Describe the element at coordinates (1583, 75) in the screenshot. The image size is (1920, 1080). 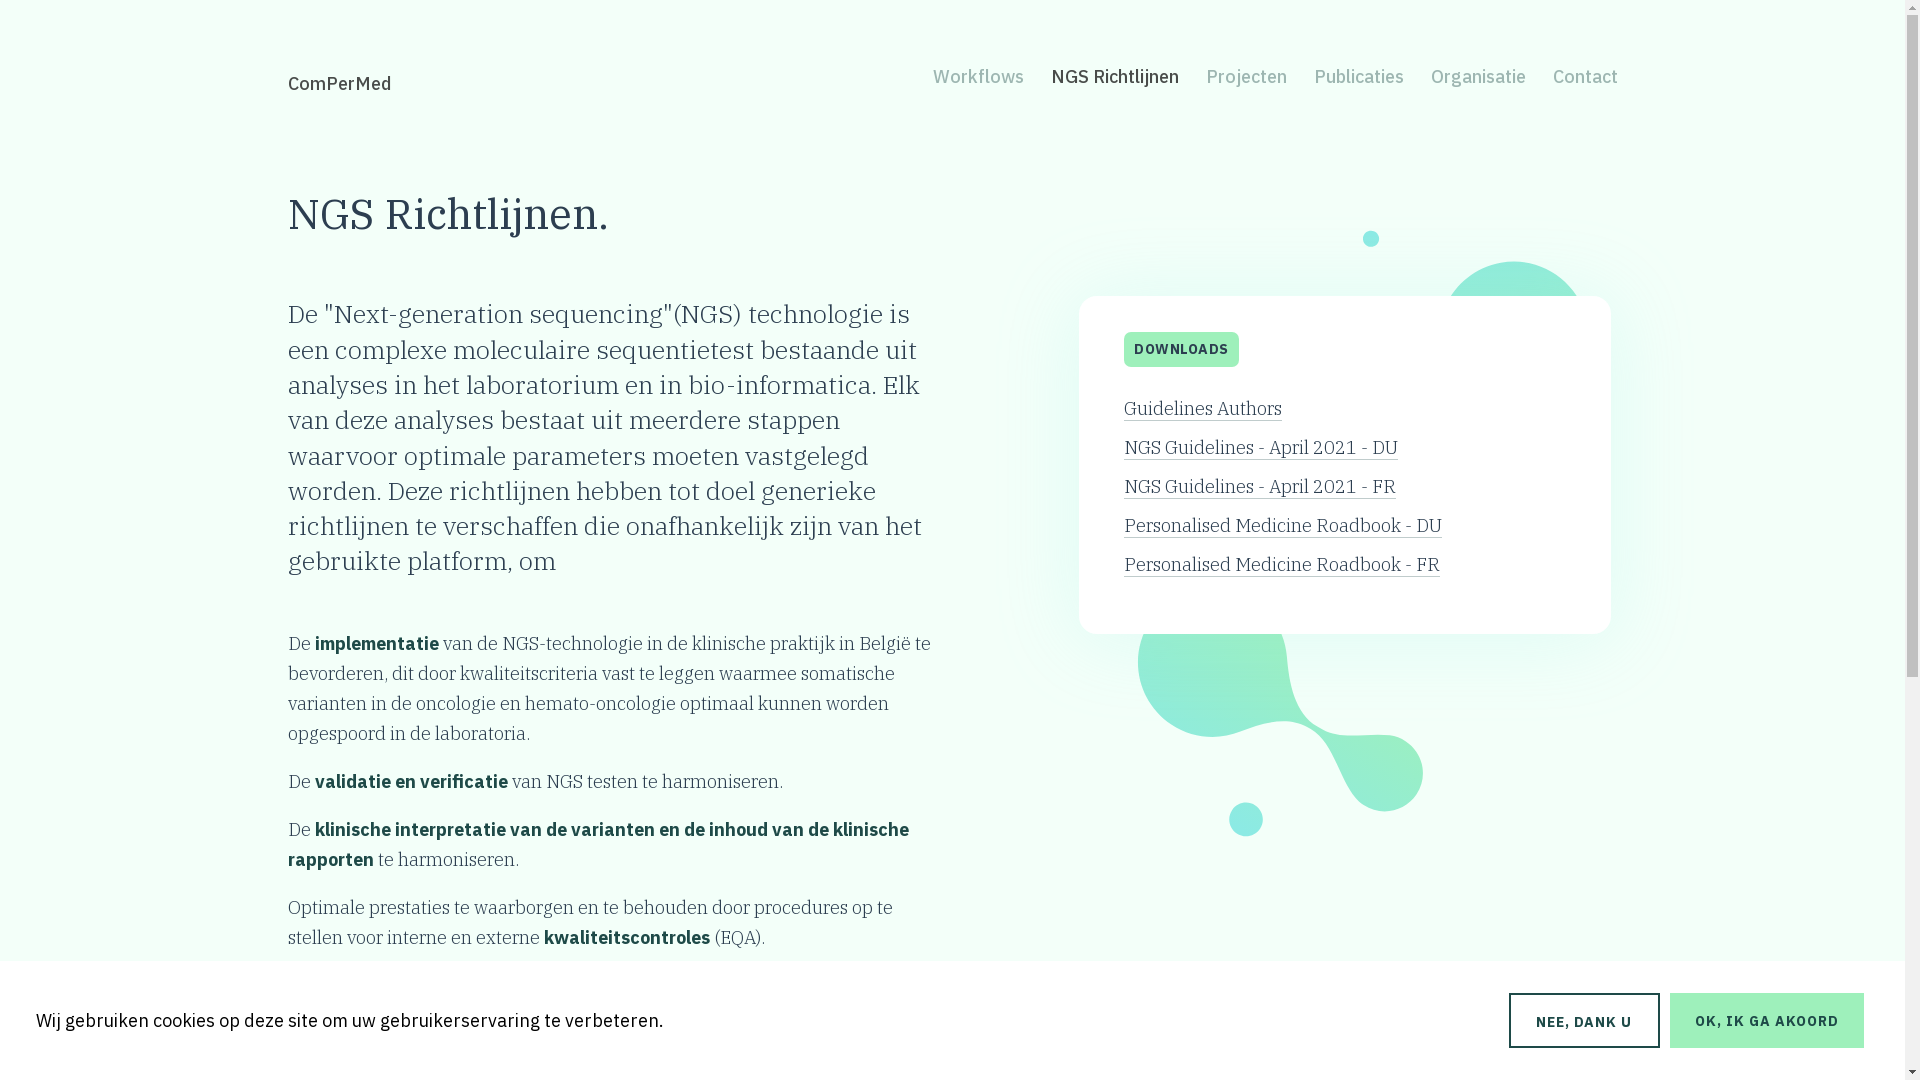
I see `'Contact'` at that location.